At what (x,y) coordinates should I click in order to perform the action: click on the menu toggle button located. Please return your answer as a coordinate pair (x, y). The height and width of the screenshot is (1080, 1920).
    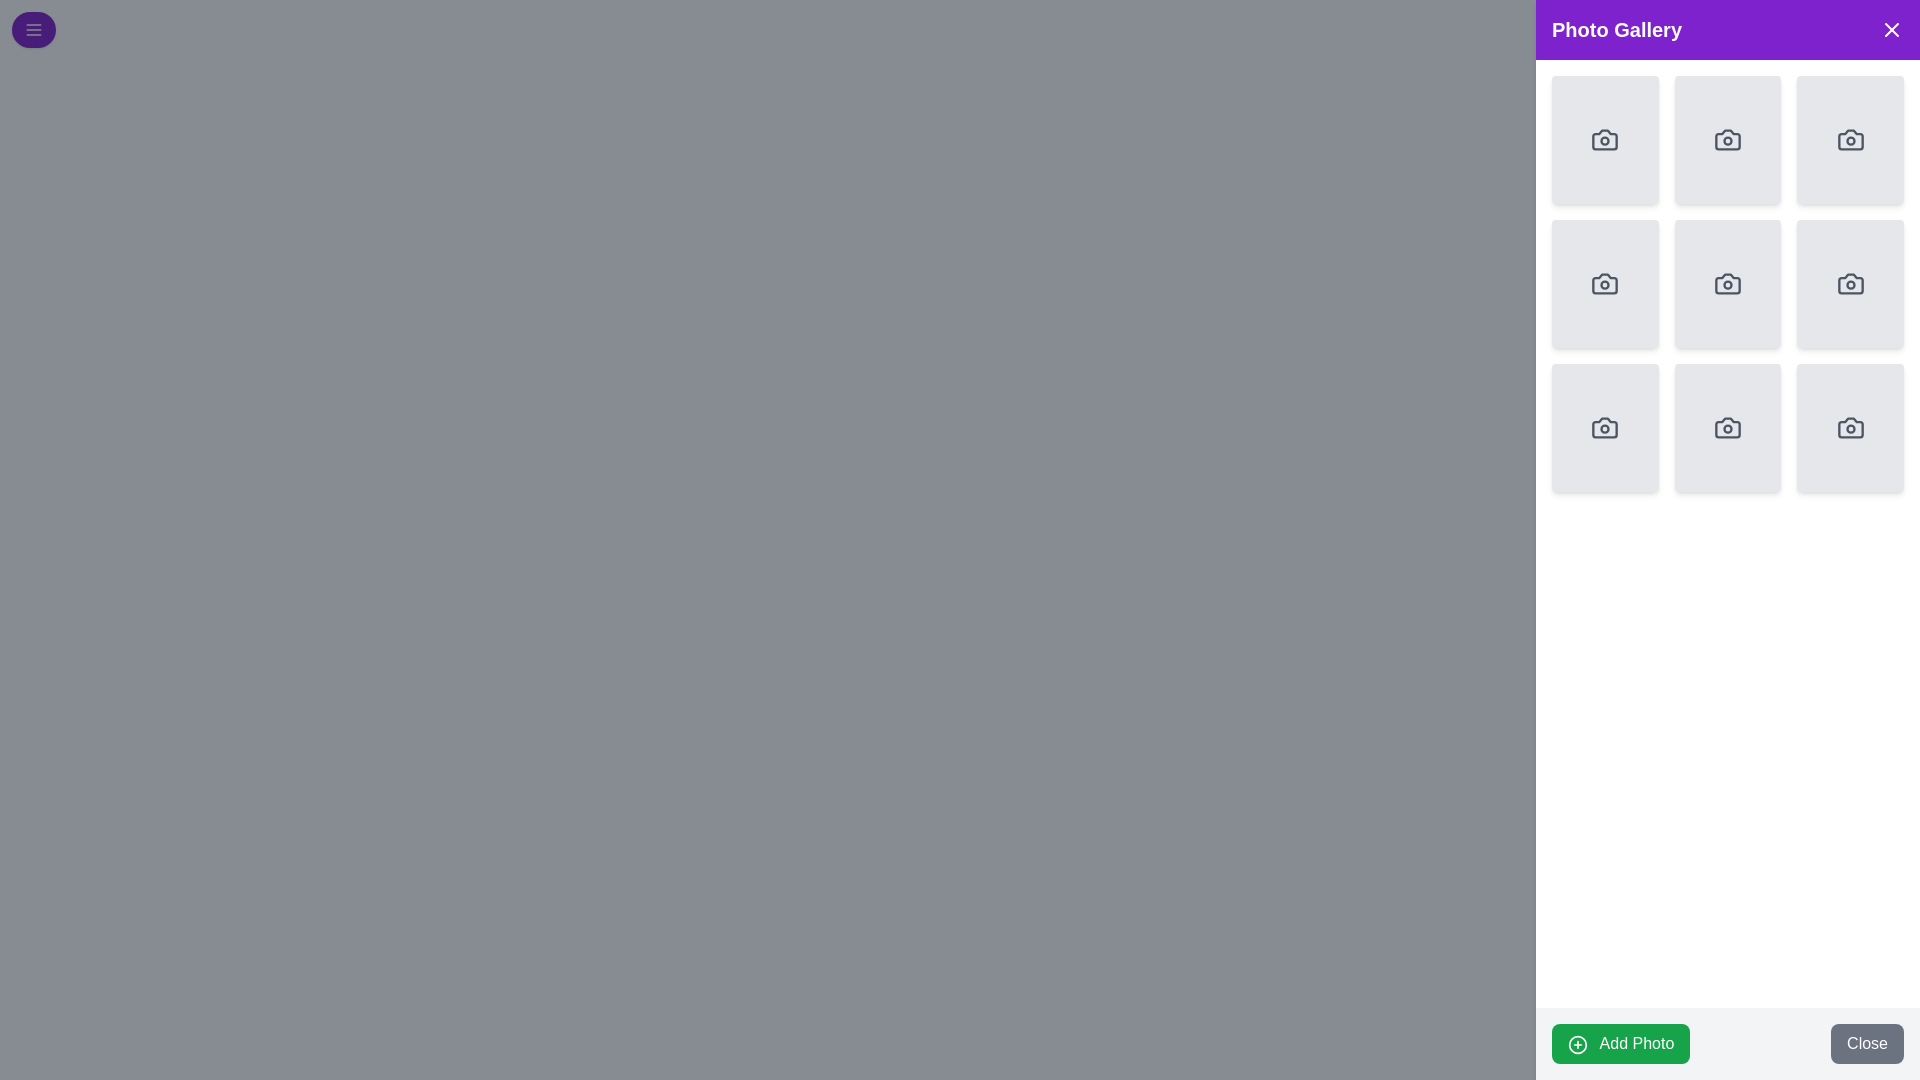
    Looking at the image, I should click on (33, 30).